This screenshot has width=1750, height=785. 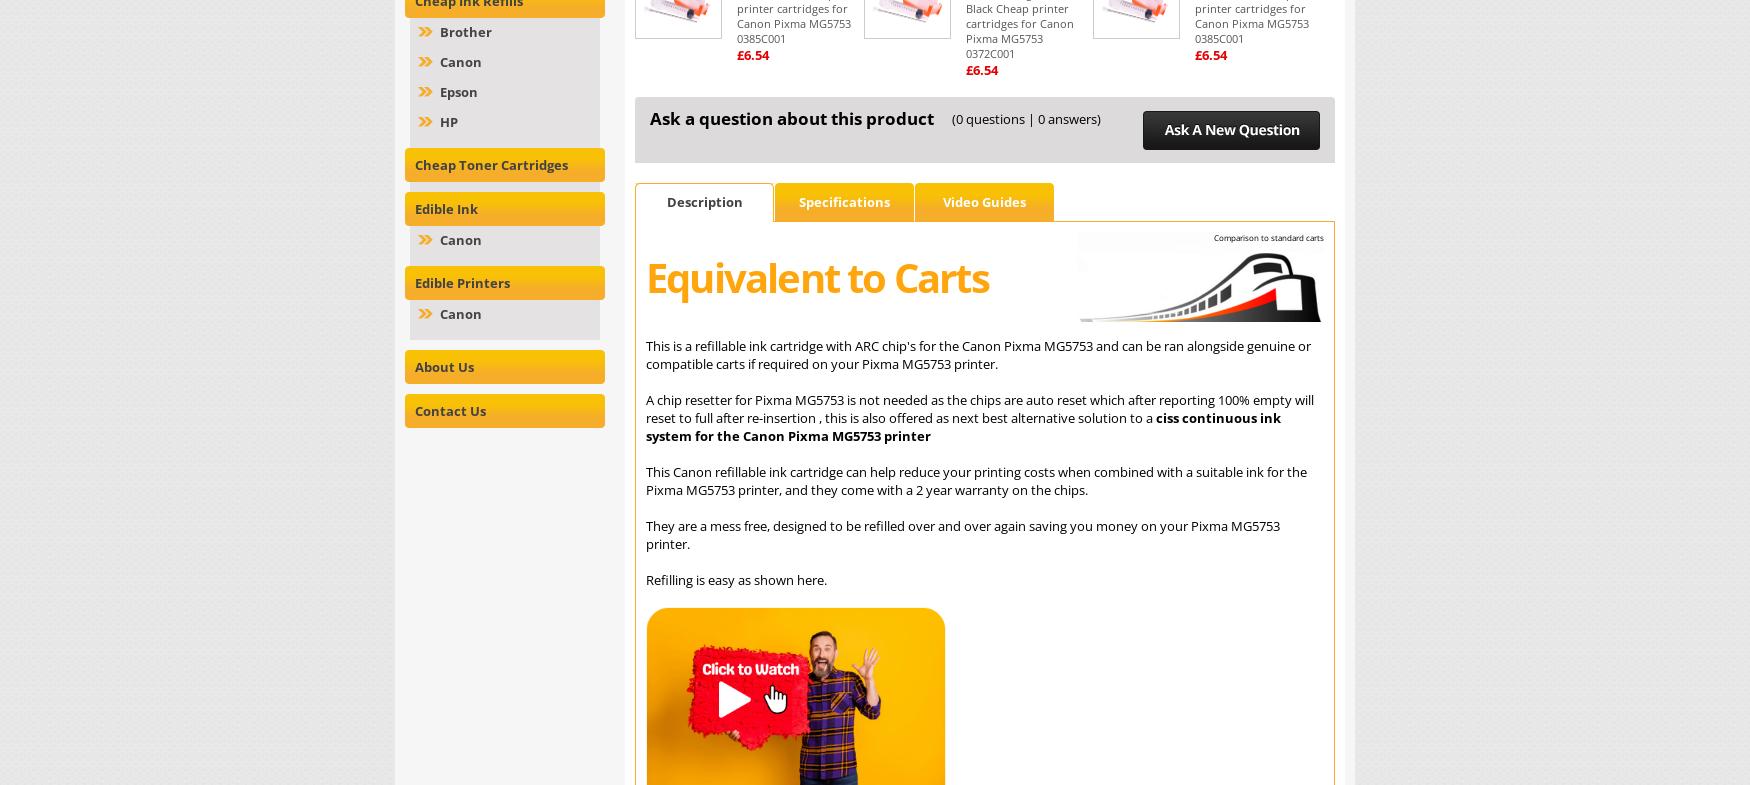 I want to click on '(0 questions | 0 answers)', so click(x=1025, y=118).